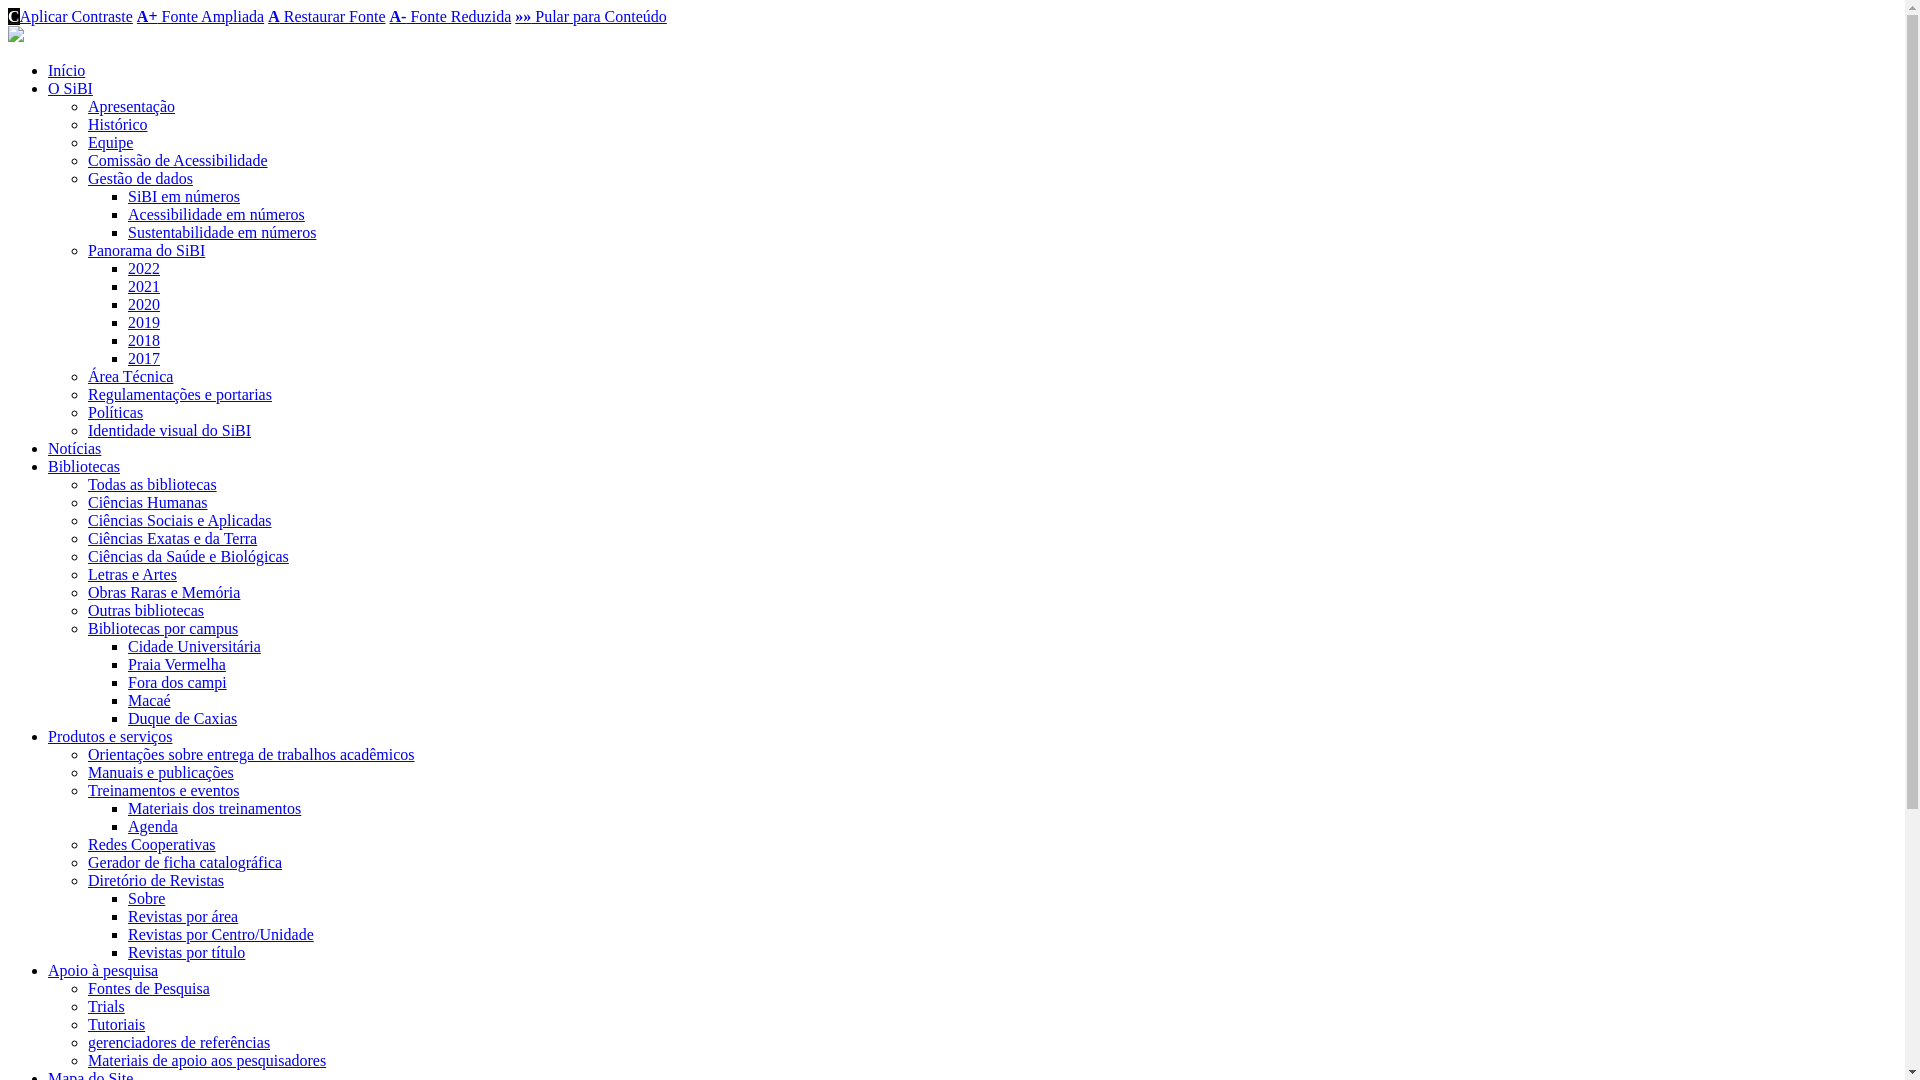 The image size is (1920, 1080). Describe the element at coordinates (86, 844) in the screenshot. I see `'Redes Cooperativas'` at that location.